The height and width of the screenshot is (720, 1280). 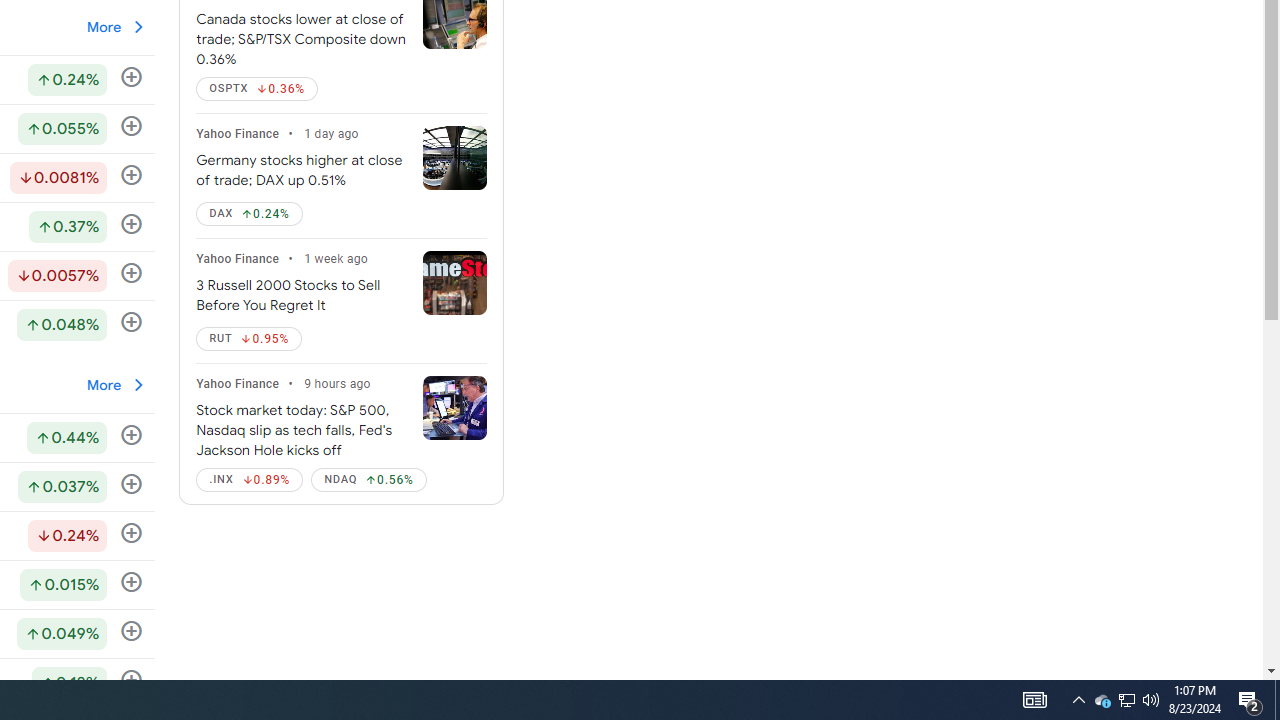 I want to click on 'RUT Down by 0.95%', so click(x=248, y=338).